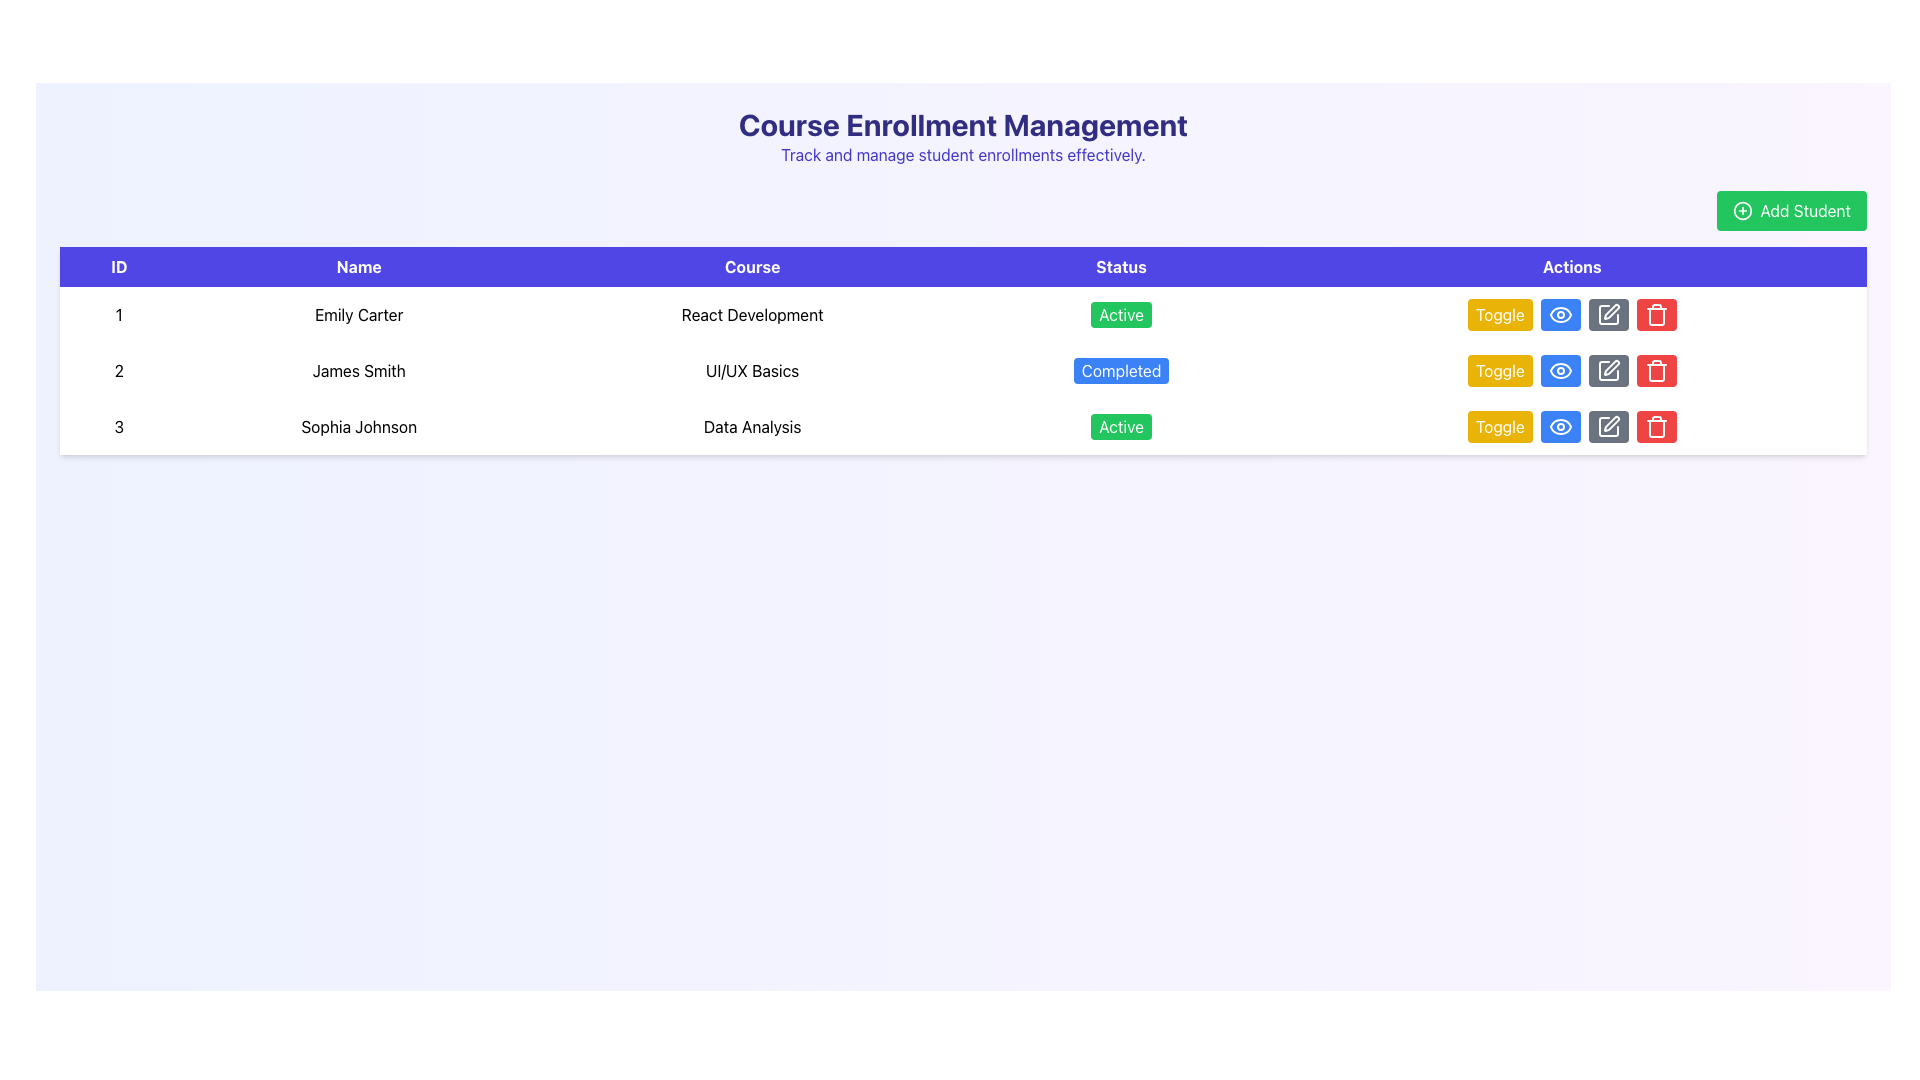 The width and height of the screenshot is (1920, 1080). What do you see at coordinates (1121, 426) in the screenshot?
I see `the 'Active' status indicator for 'Sophia Johnson' located in the 'Status' column of the table, specifically in the third row` at bounding box center [1121, 426].